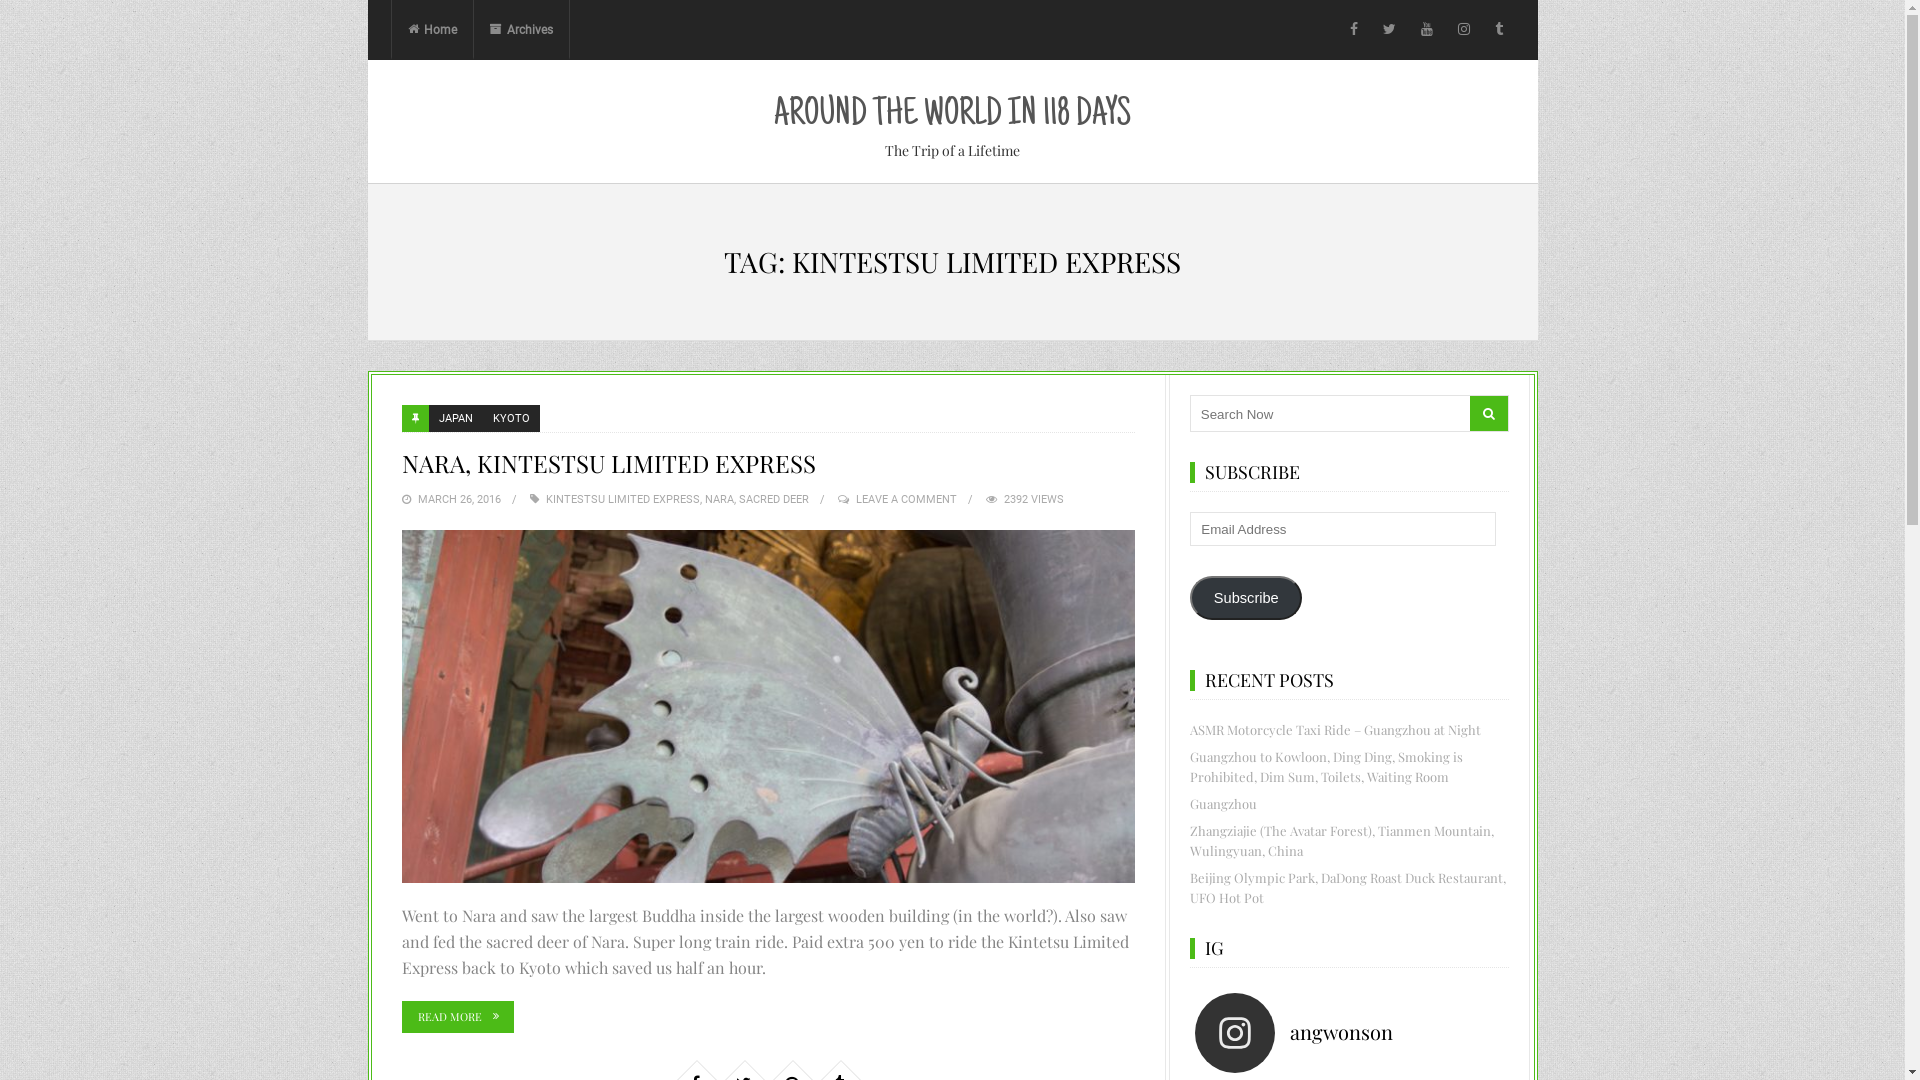  Describe the element at coordinates (431, 30) in the screenshot. I see `'Home'` at that location.